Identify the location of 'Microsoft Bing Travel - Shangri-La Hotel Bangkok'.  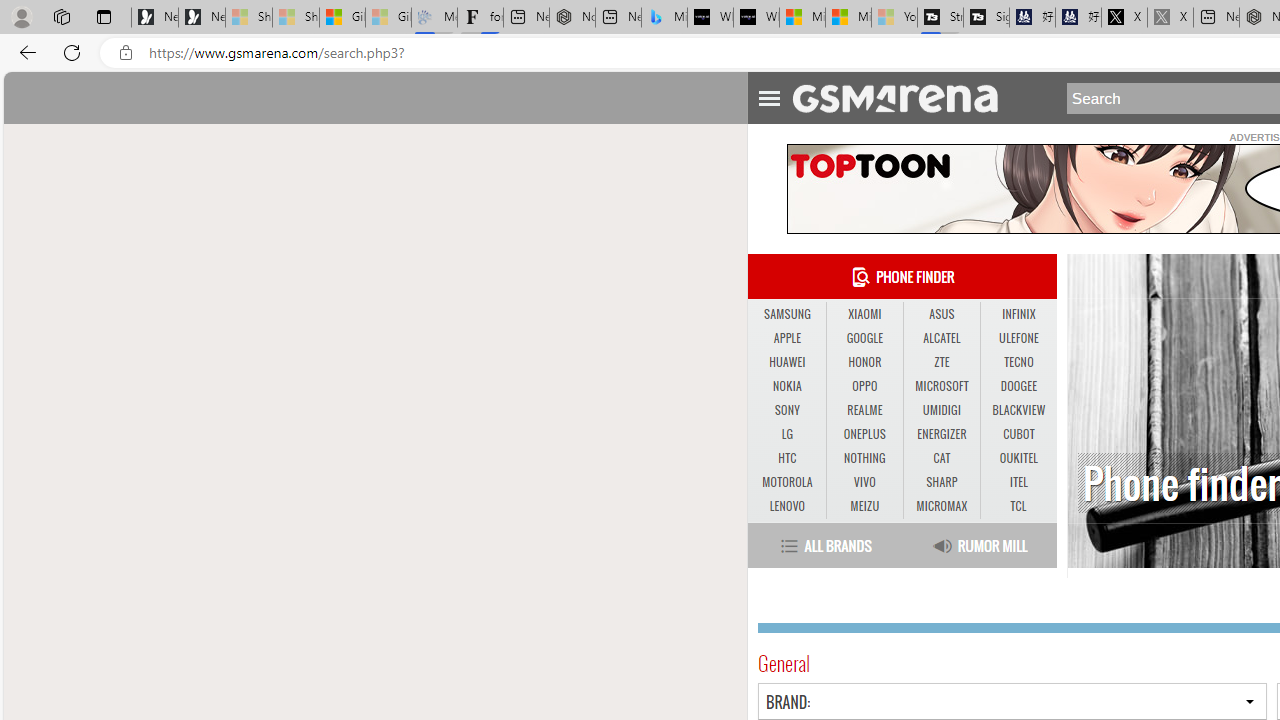
(664, 17).